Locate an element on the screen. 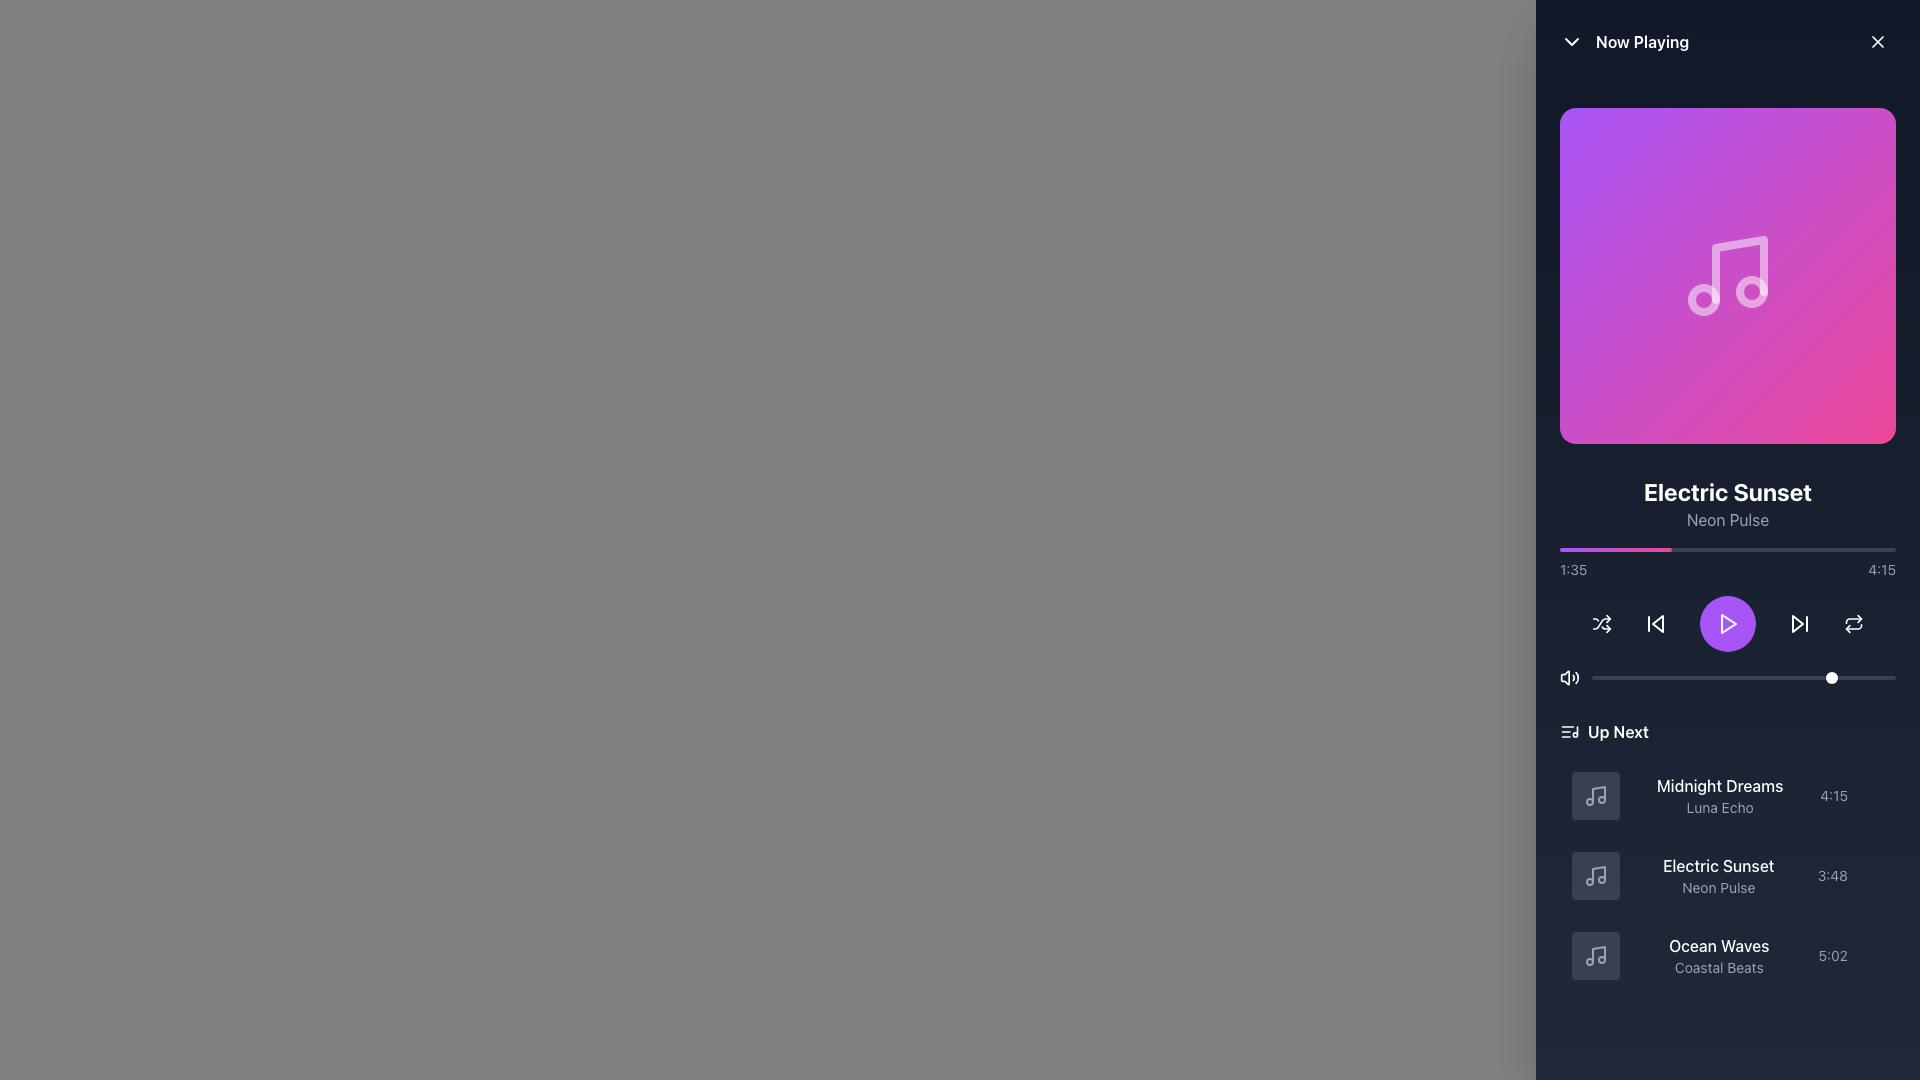  the static text label 'Neon Pulse' that is located below 'Electric Sunset' in the music queue interface is located at coordinates (1717, 886).